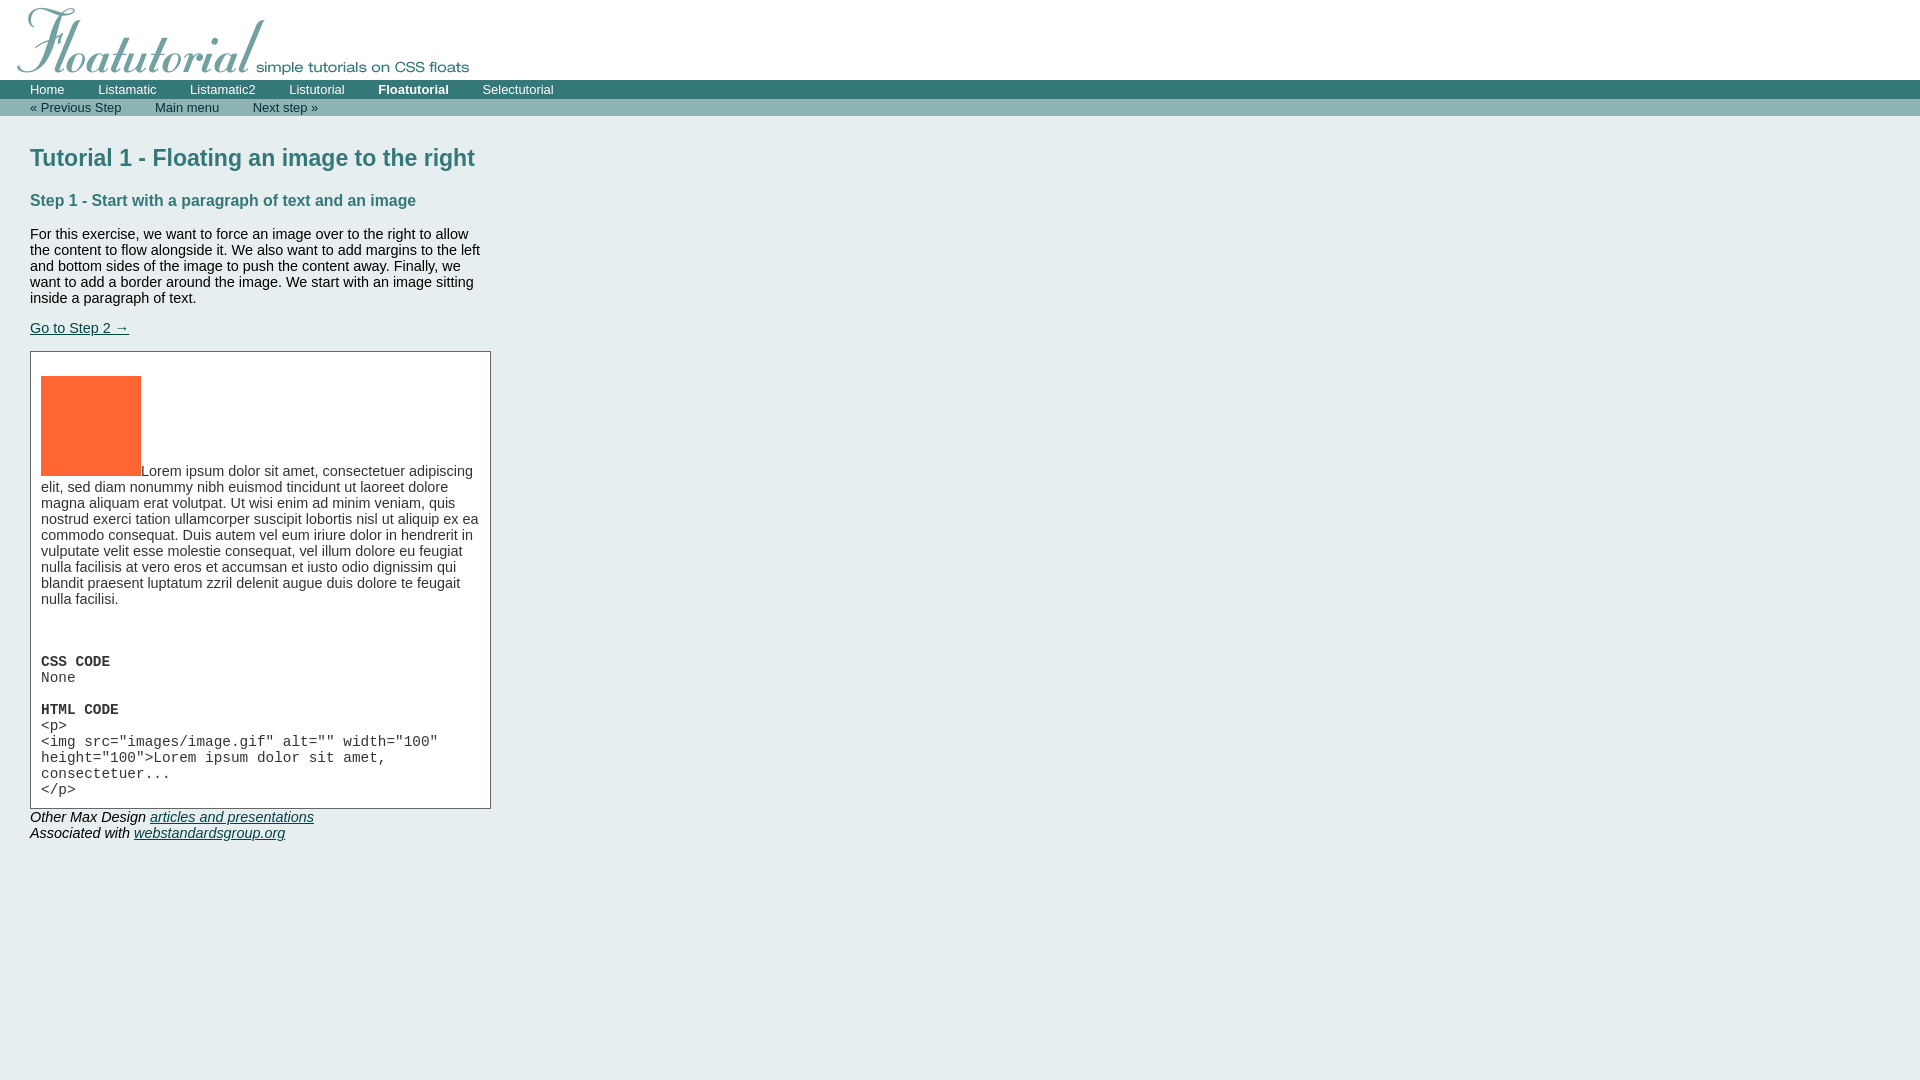 The image size is (1920, 1080). What do you see at coordinates (517, 88) in the screenshot?
I see `'Selectutorial'` at bounding box center [517, 88].